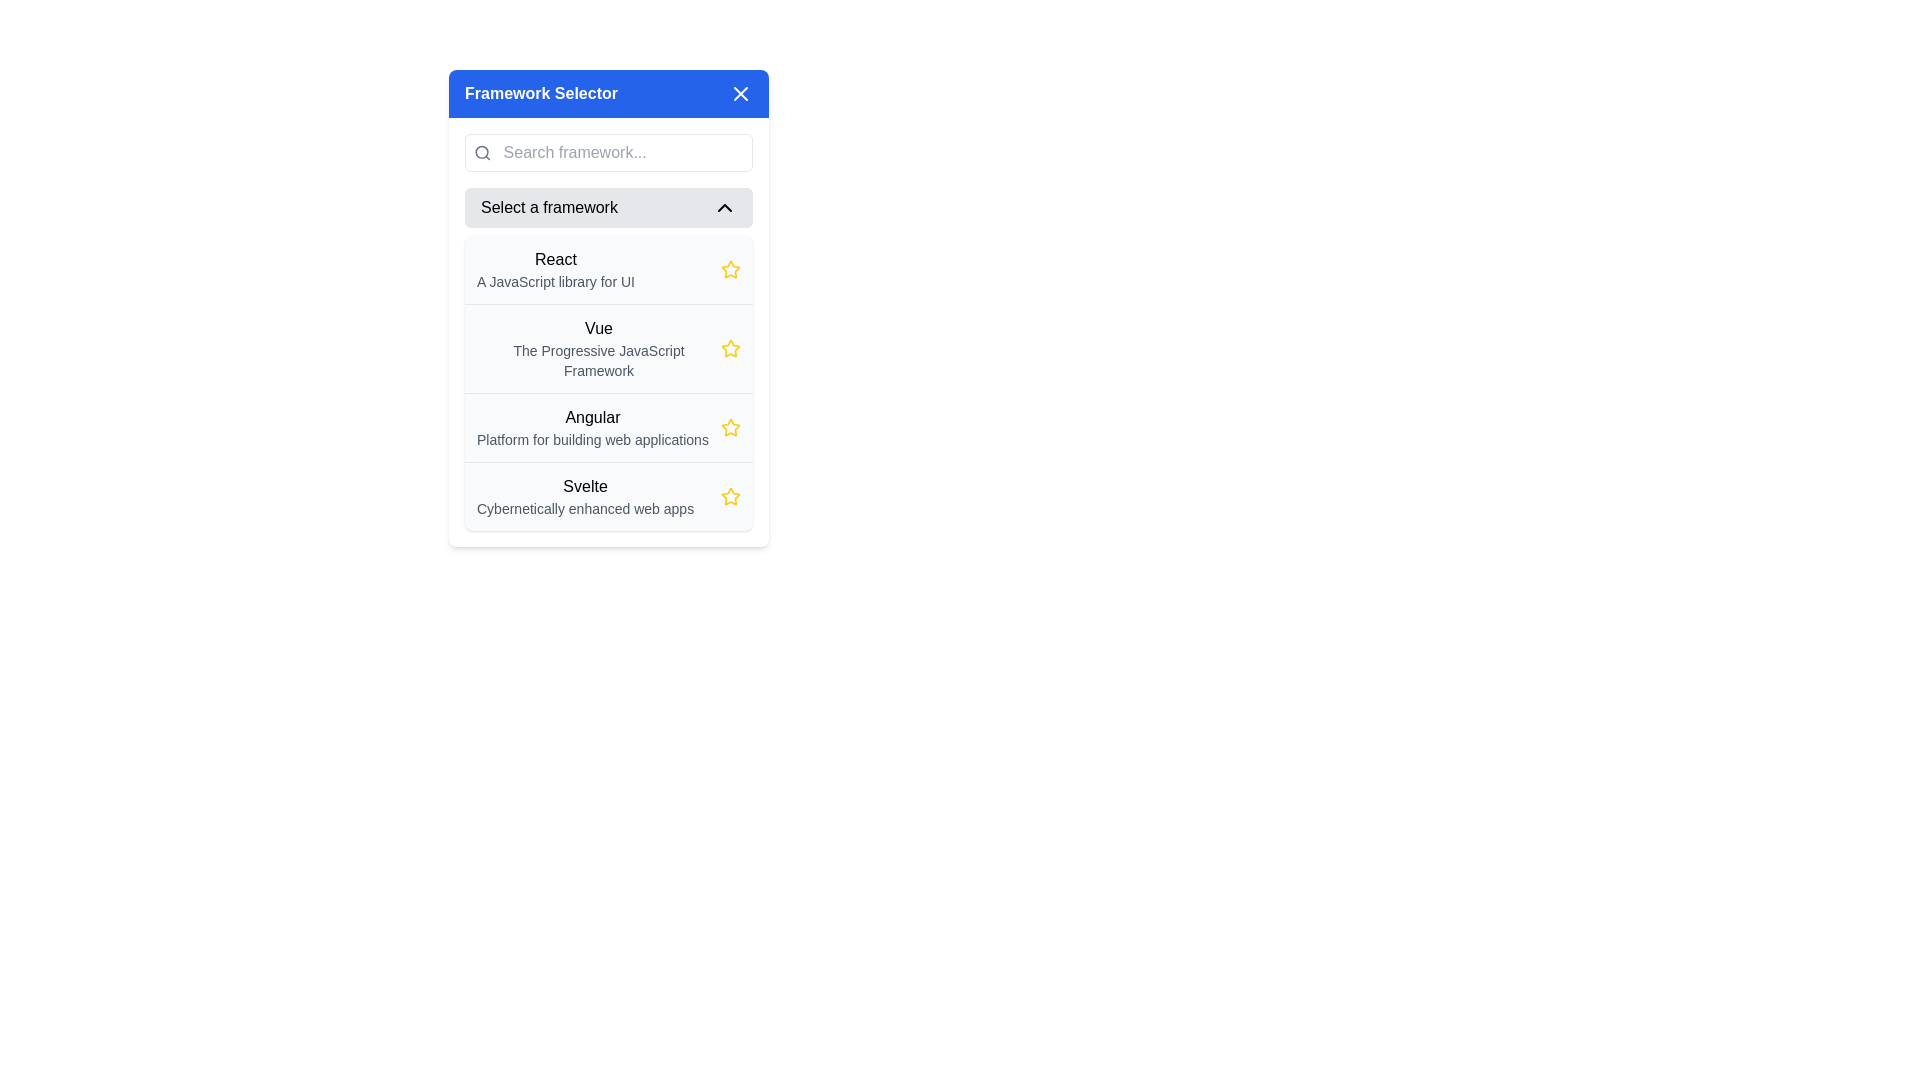  What do you see at coordinates (729, 347) in the screenshot?
I see `the favorite icon located on the right side of the 'Vue' option in the framework selection list to favorite the associated framework` at bounding box center [729, 347].